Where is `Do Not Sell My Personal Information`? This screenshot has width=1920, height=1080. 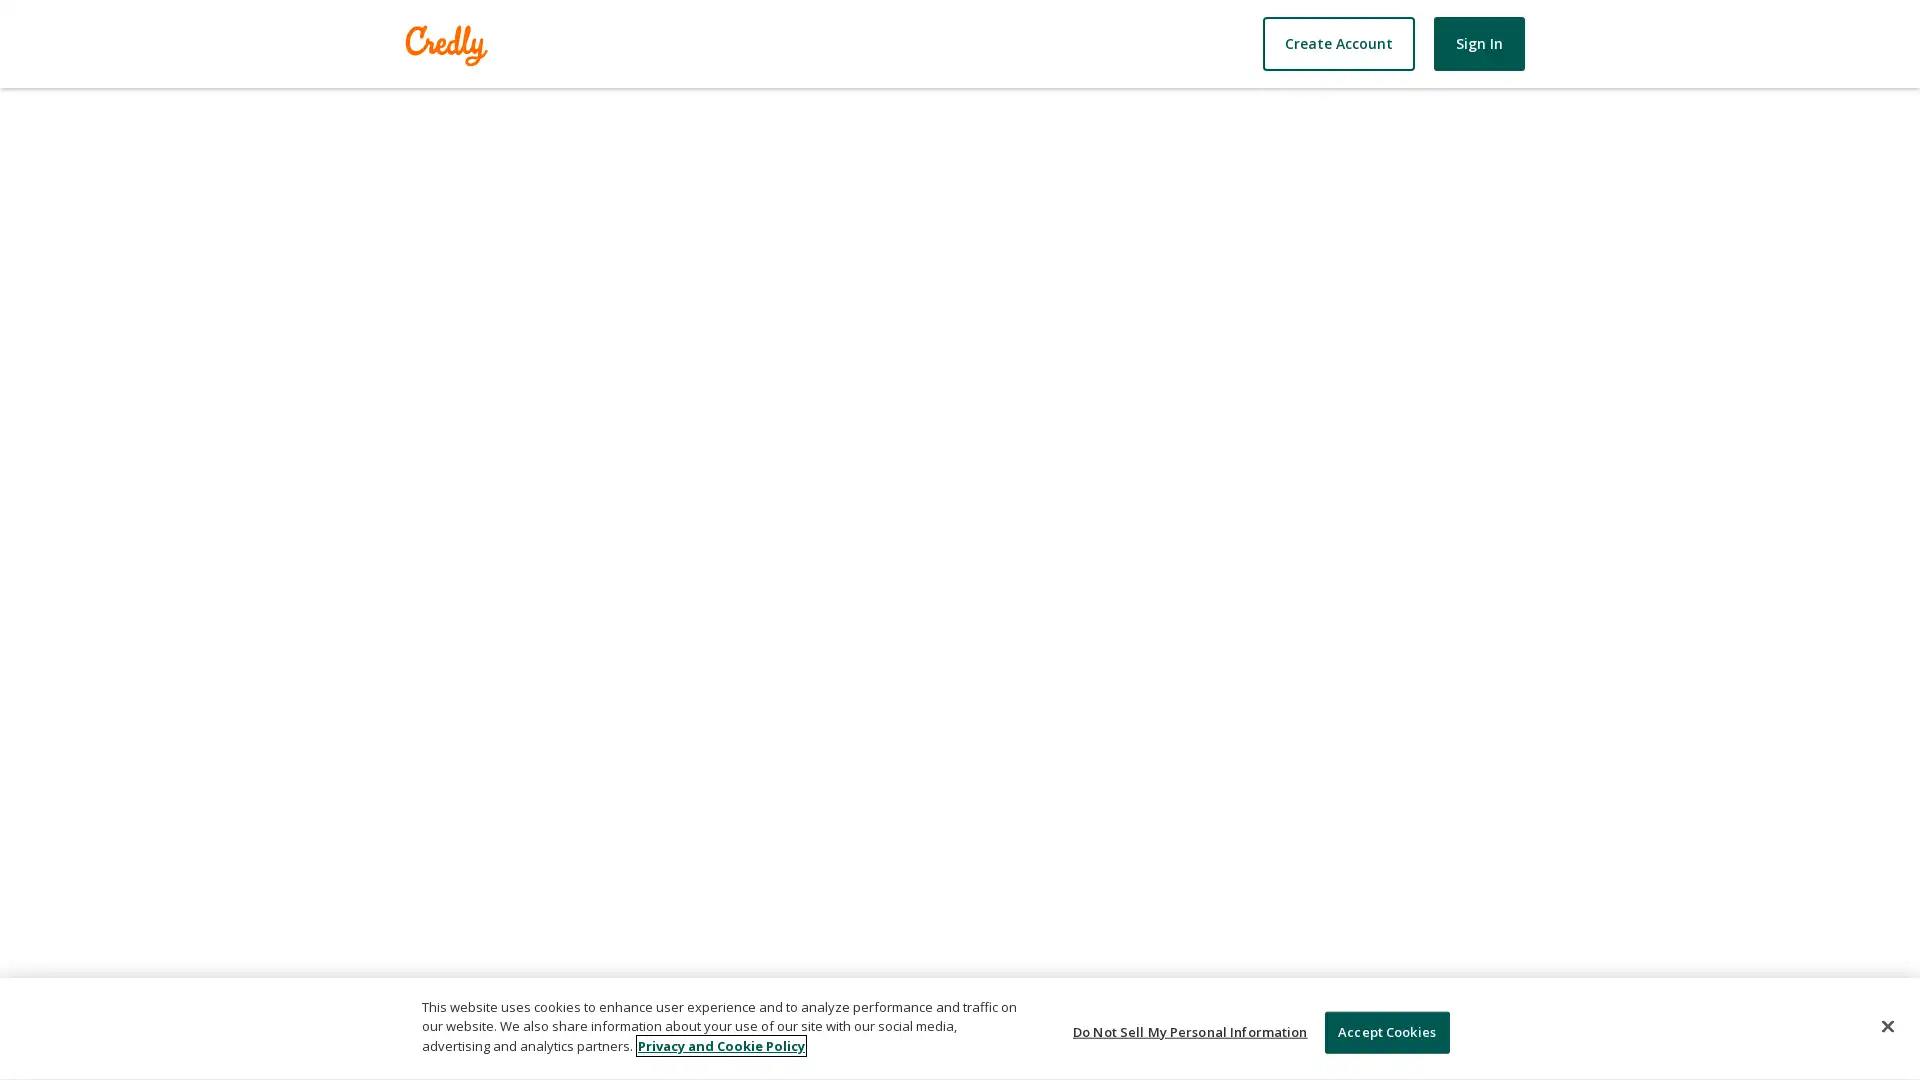
Do Not Sell My Personal Information is located at coordinates (1190, 1032).